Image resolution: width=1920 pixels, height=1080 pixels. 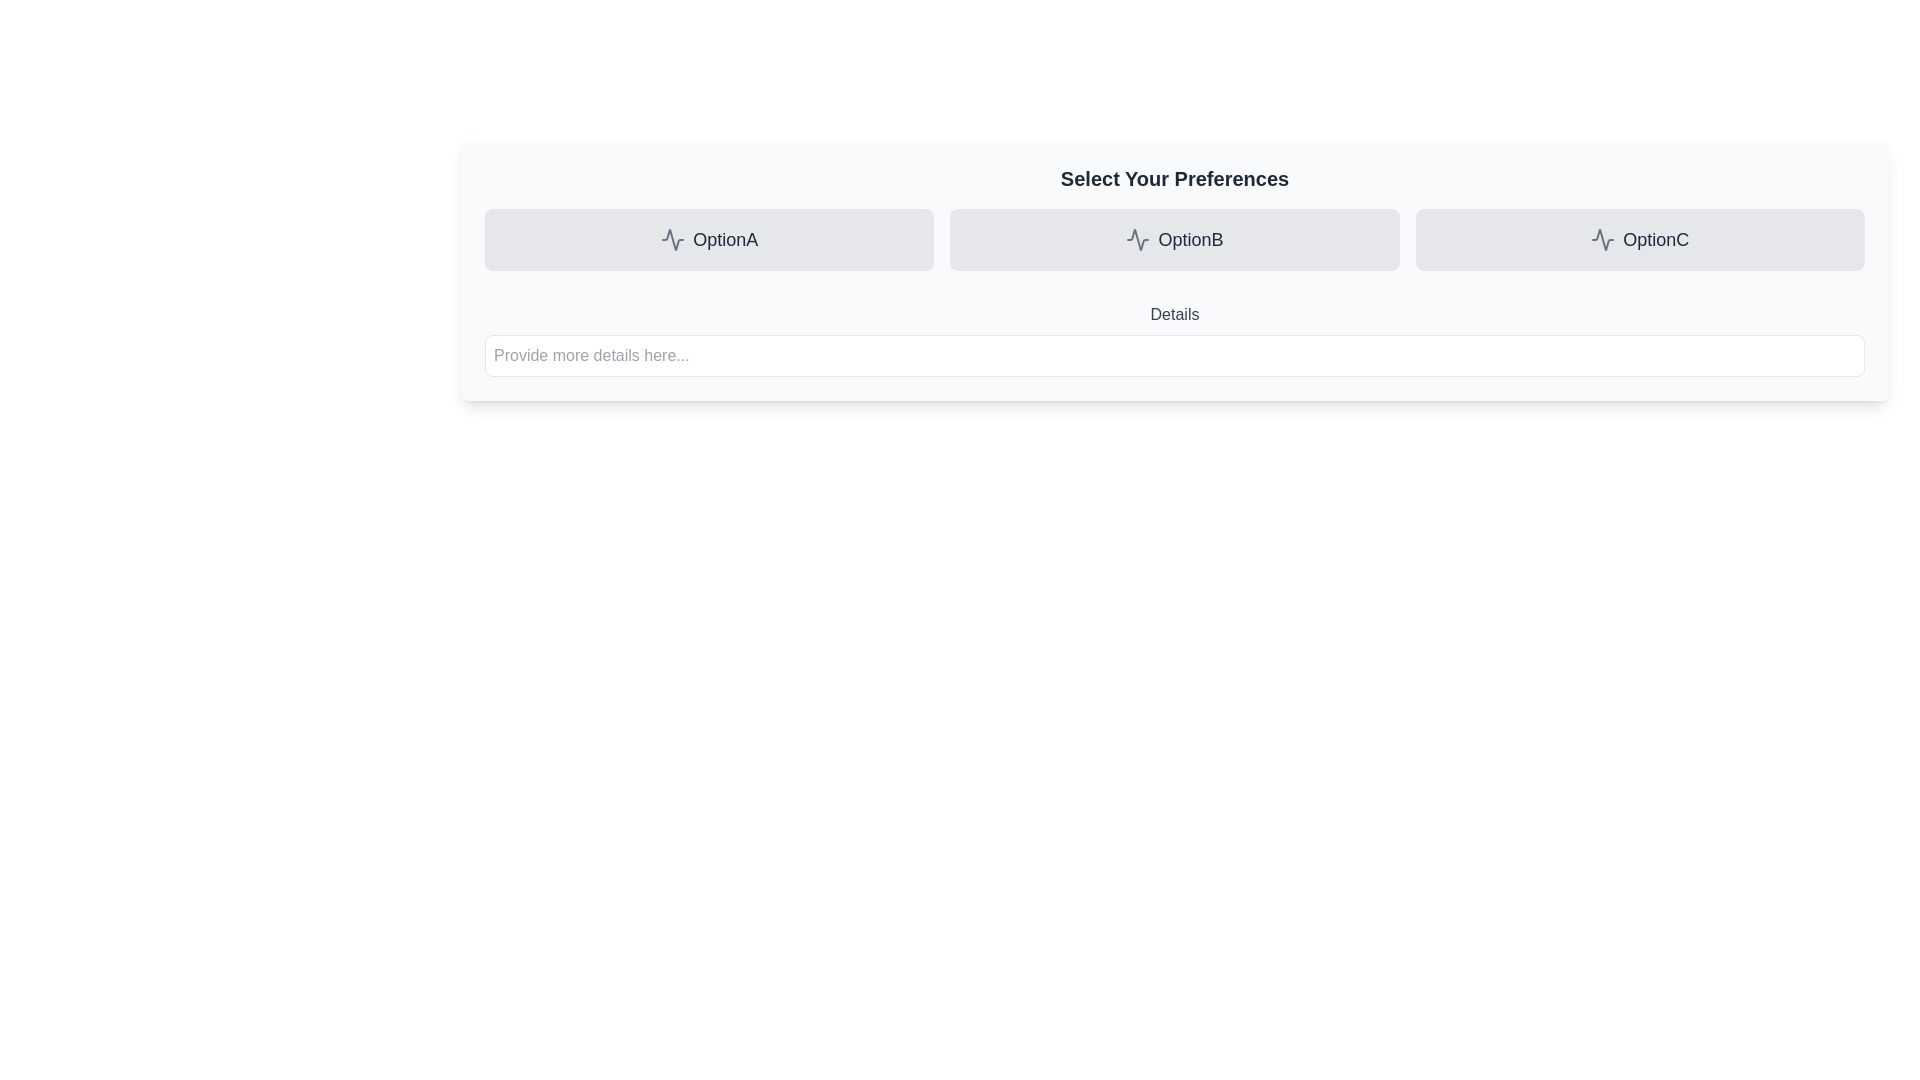 I want to click on the rectangular button labeled 'OptionC' with a waveform icon on the left, so click(x=1640, y=238).